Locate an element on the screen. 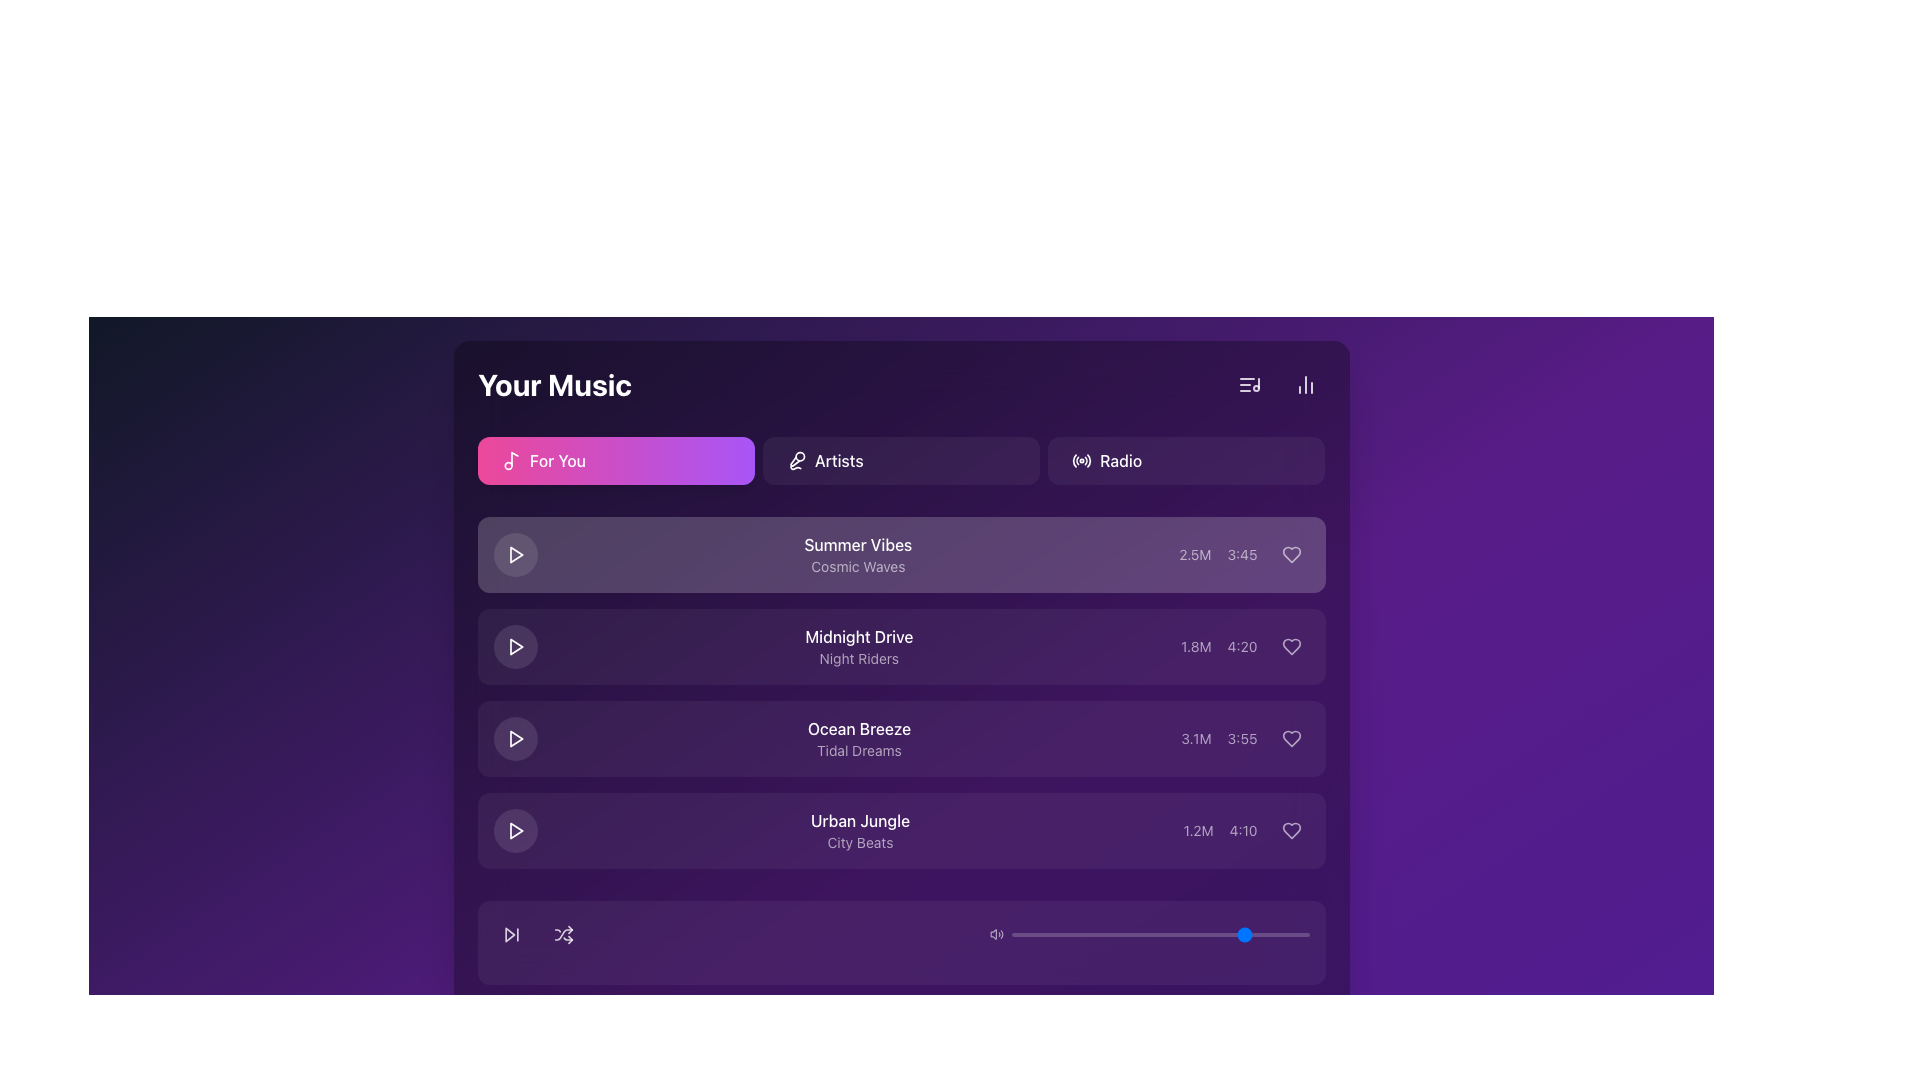 The image size is (1920, 1080). the heart icon located within a circular button to the right of the song title 'Summer Vibes' in the song list interface is located at coordinates (1291, 555).